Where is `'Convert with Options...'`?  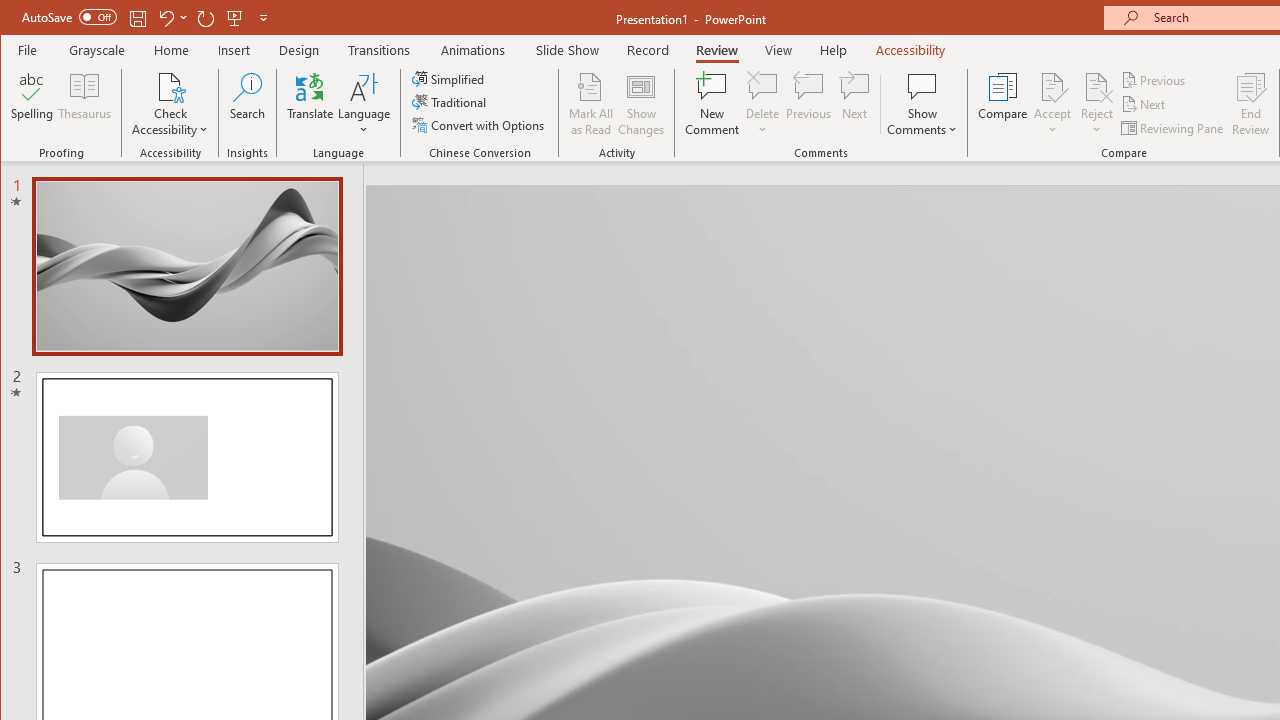 'Convert with Options...' is located at coordinates (480, 125).